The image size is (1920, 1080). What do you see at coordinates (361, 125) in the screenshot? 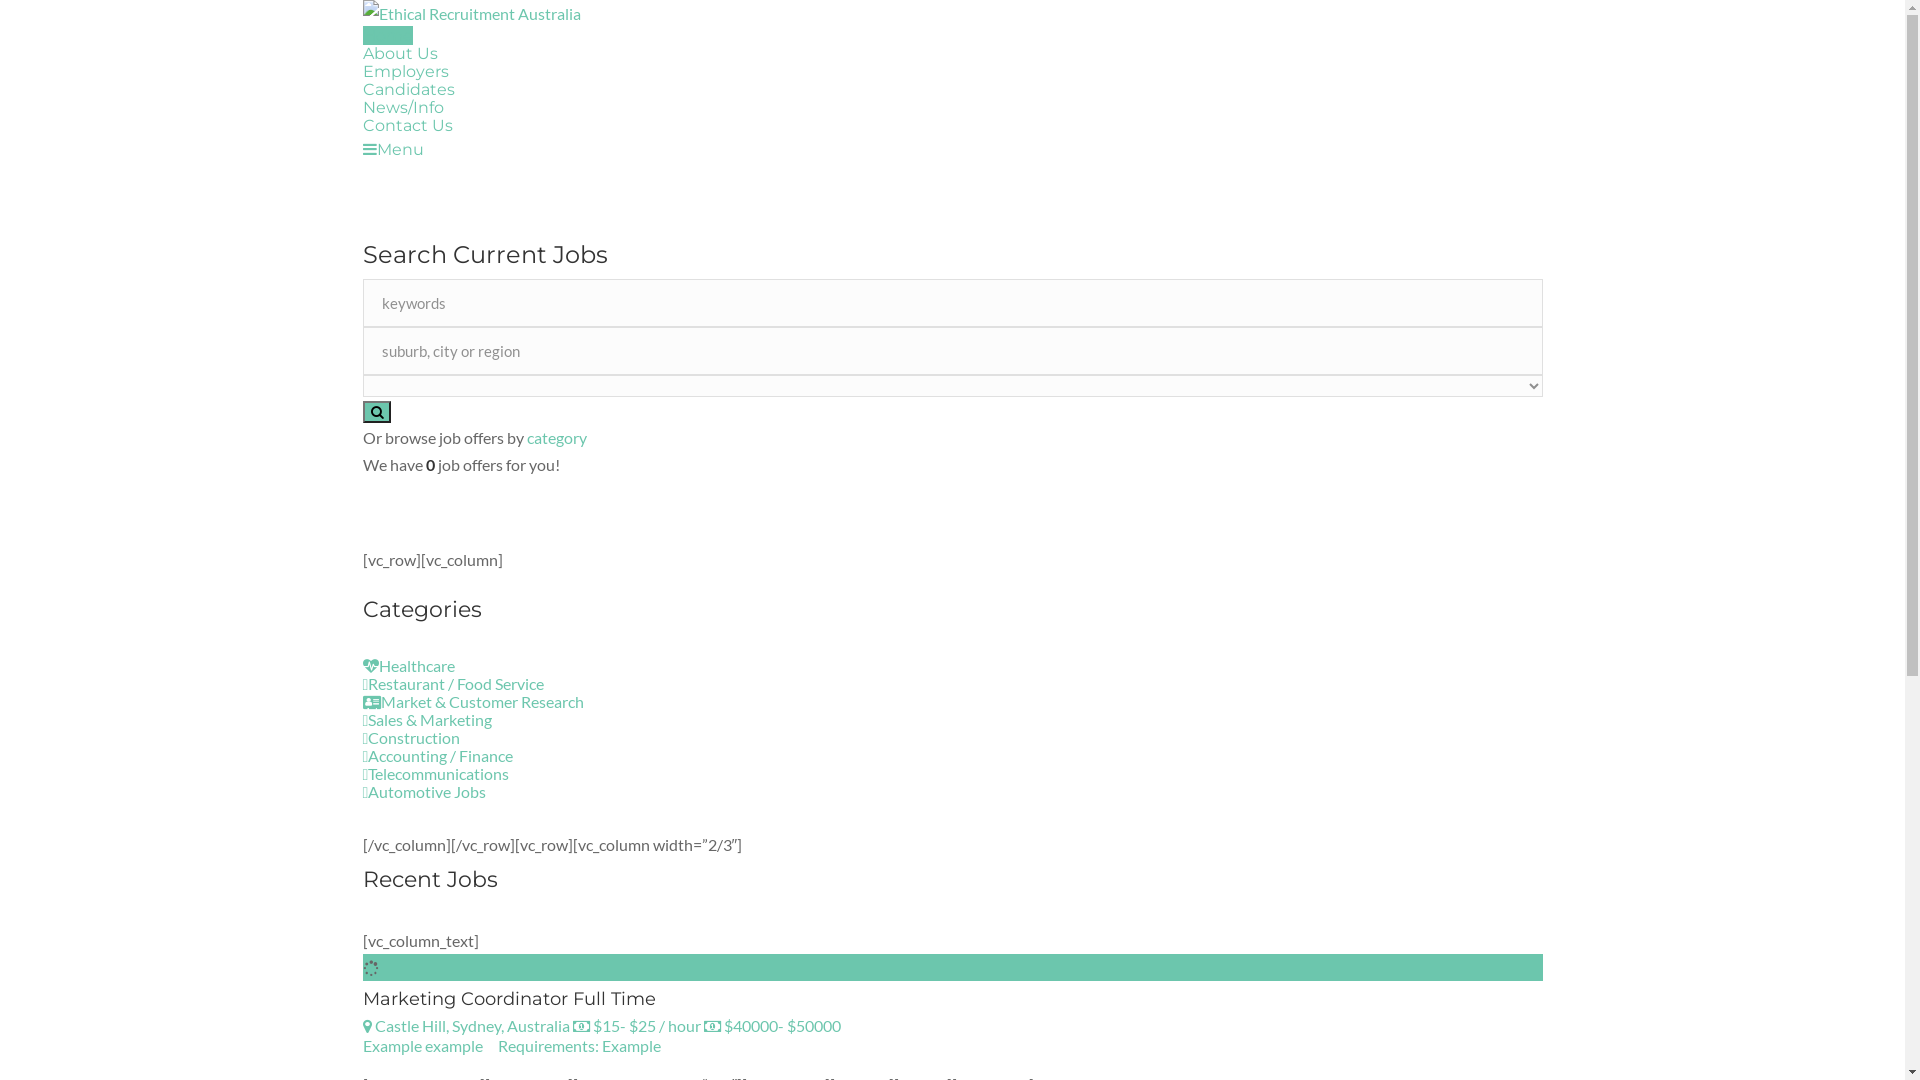
I see `'Contact Us'` at bounding box center [361, 125].